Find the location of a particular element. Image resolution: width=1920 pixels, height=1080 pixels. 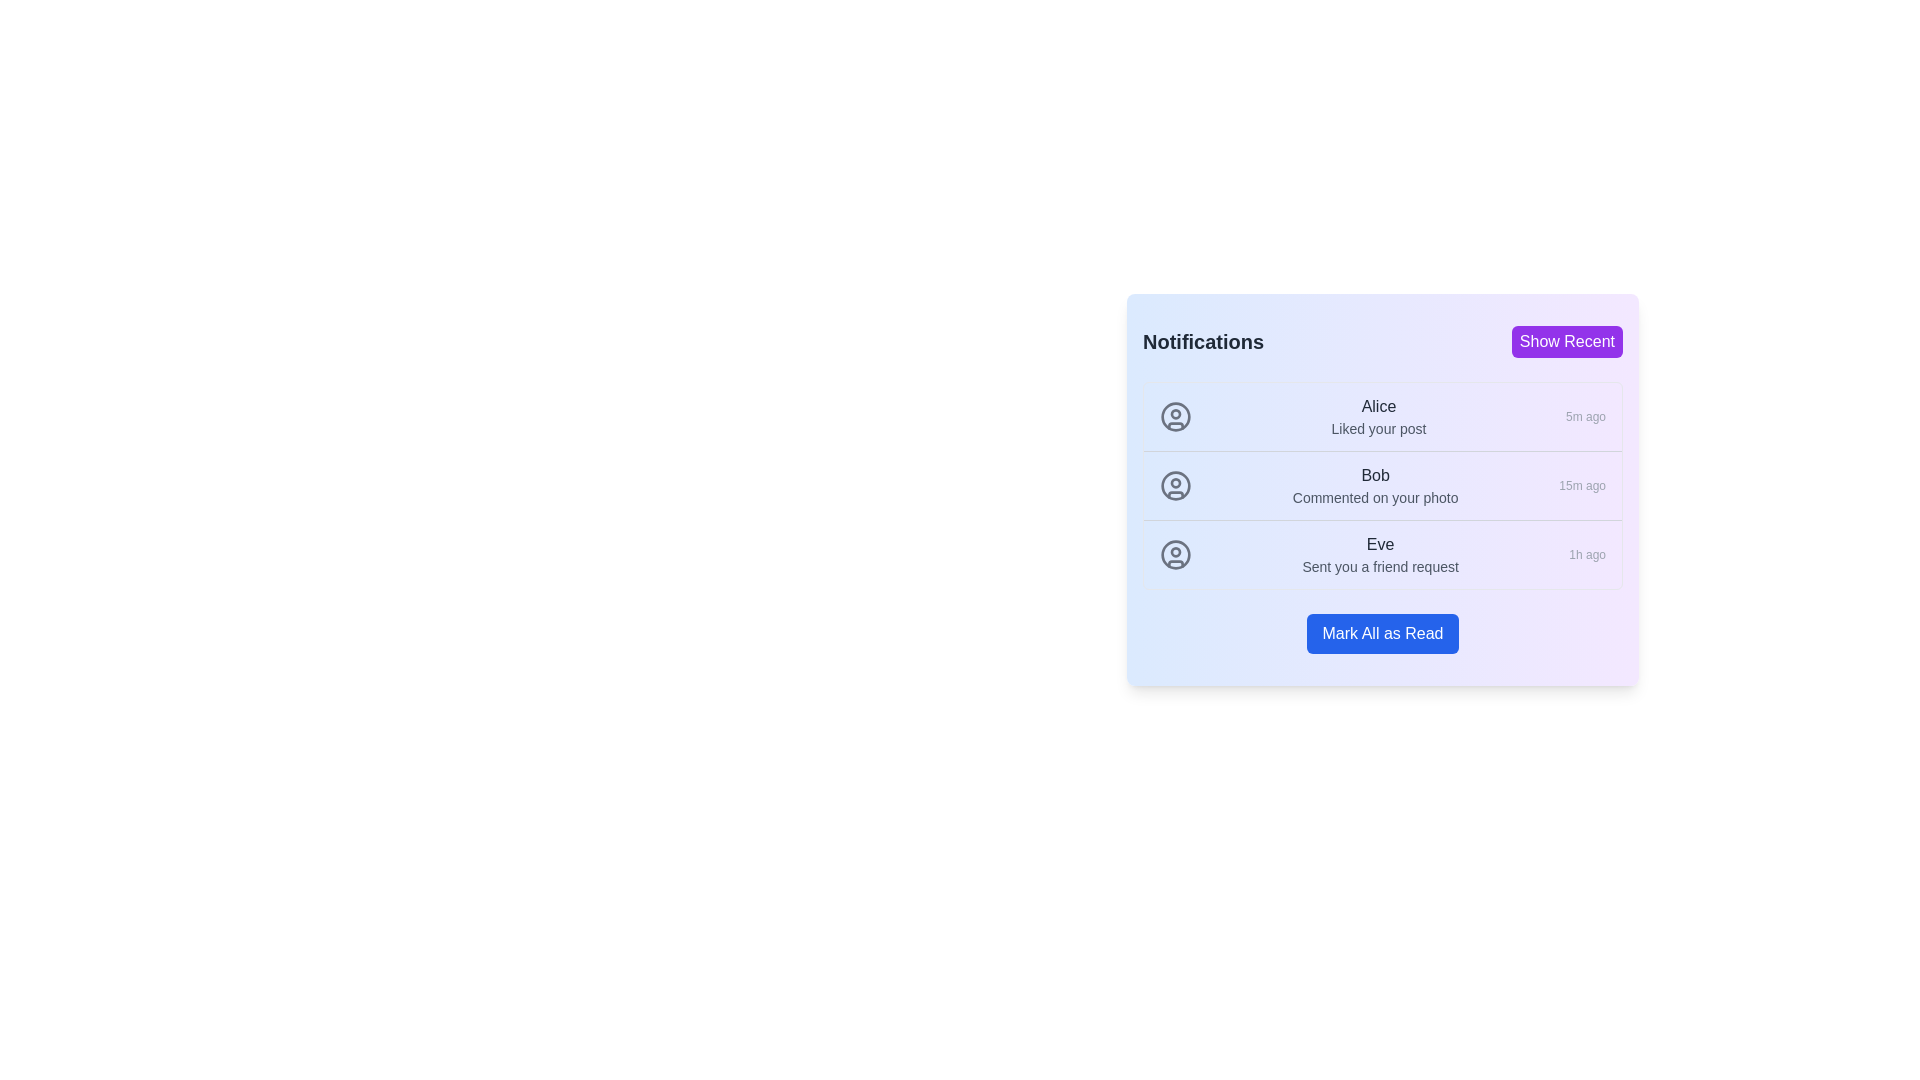

the avatar of Bob to open their profile or related actions is located at coordinates (1176, 486).